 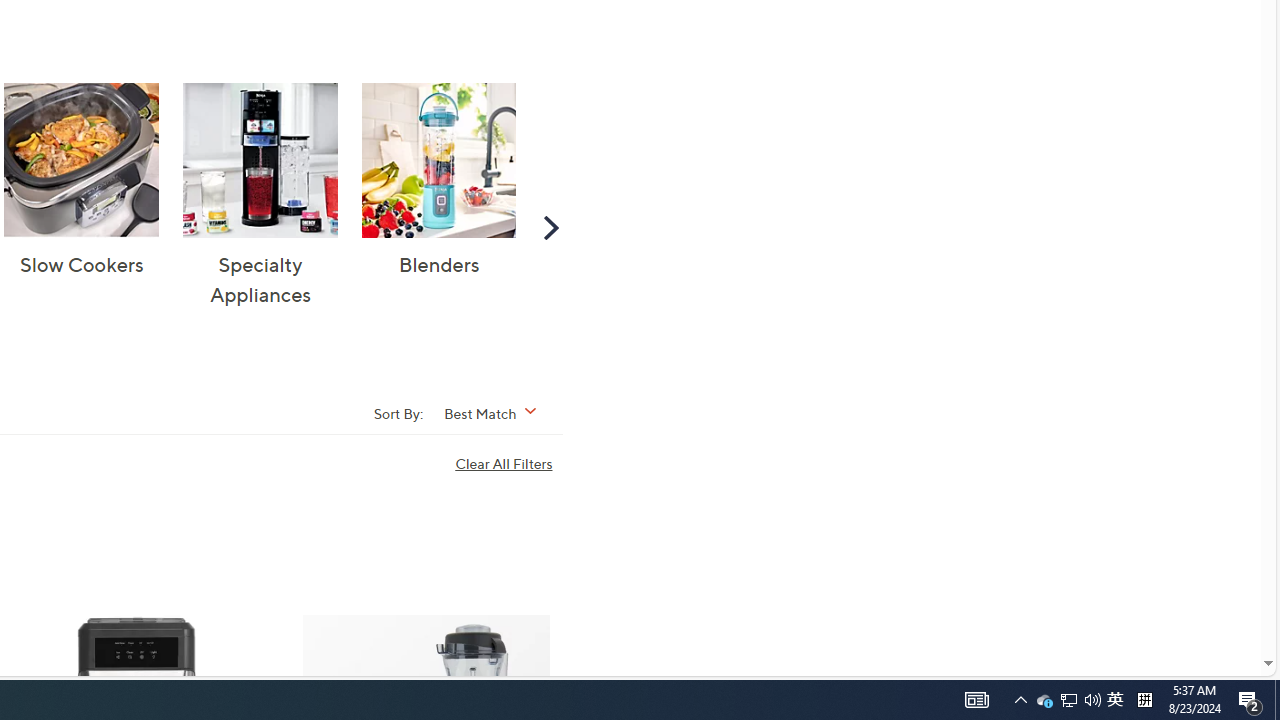 What do you see at coordinates (551, 225) in the screenshot?
I see `'Scroll Right'` at bounding box center [551, 225].